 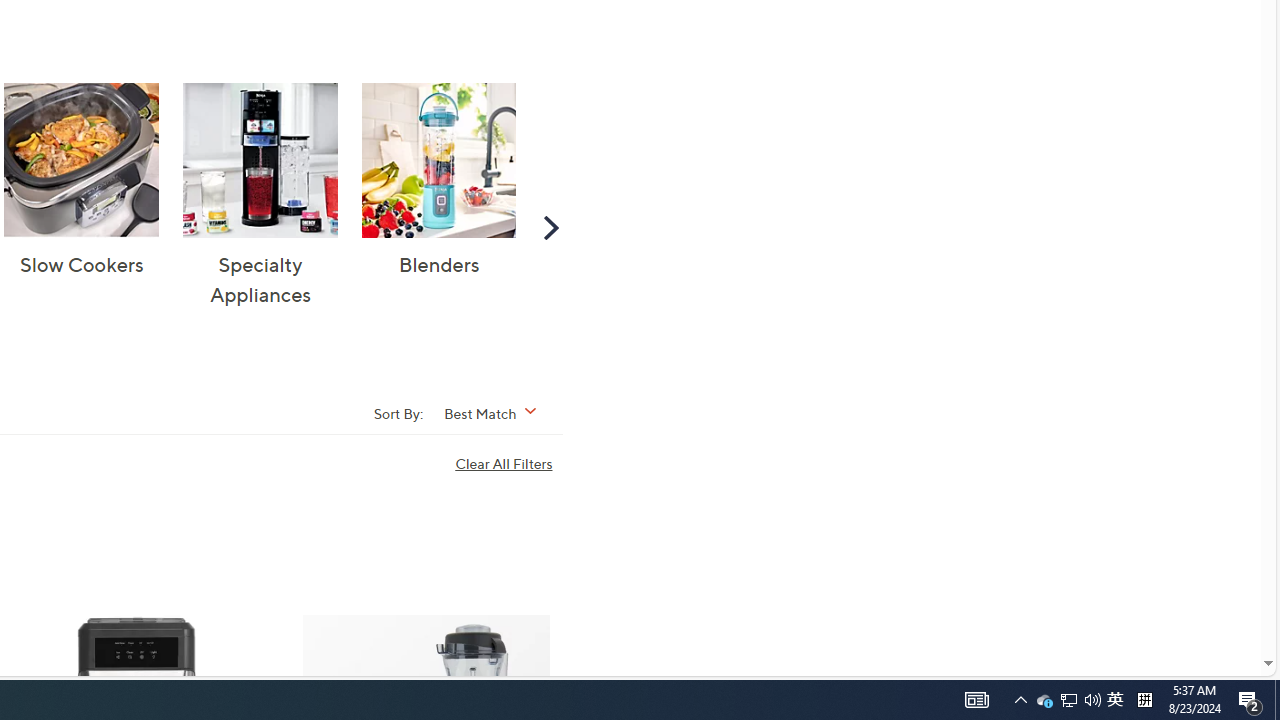 What do you see at coordinates (551, 225) in the screenshot?
I see `'Scroll Right'` at bounding box center [551, 225].